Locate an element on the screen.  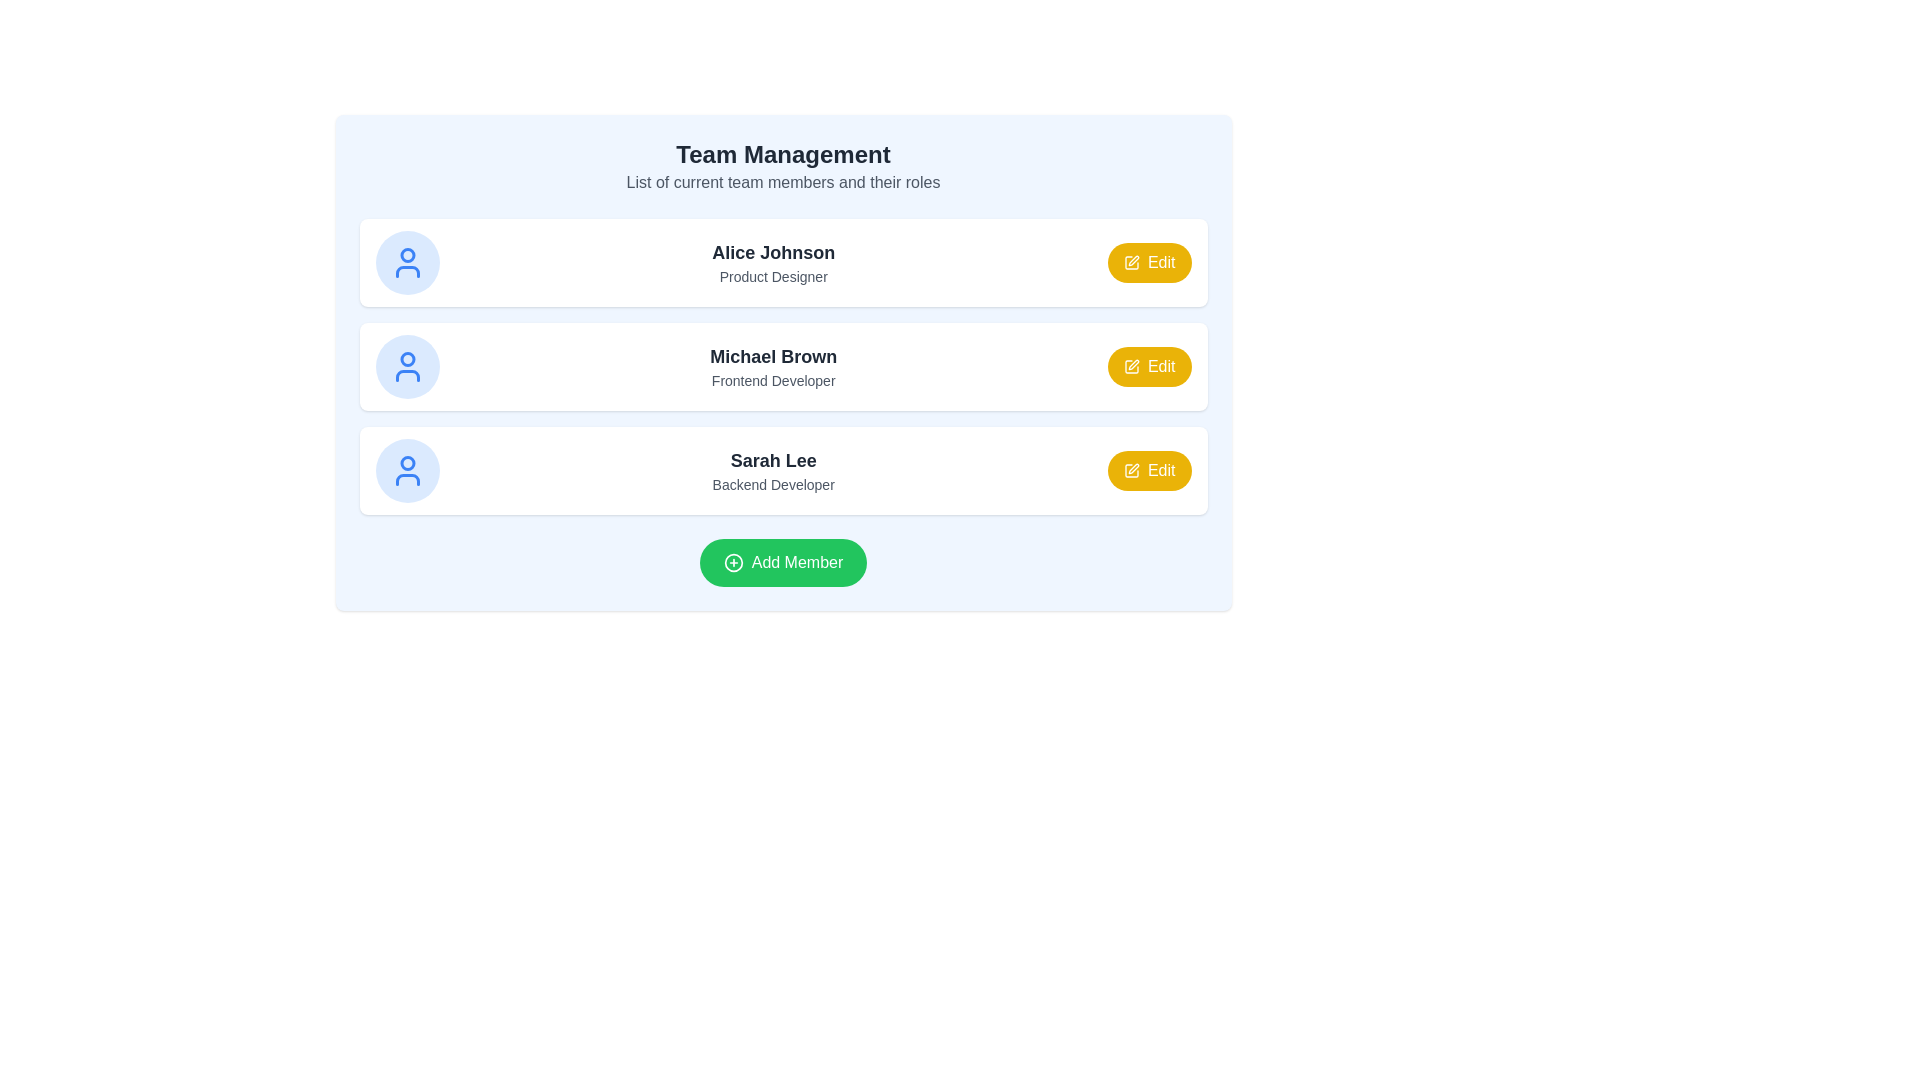
the text label displaying the name and role of the team member in the second row of the 'Team Management' list, located between the user avatar icon and the 'Edit' button is located at coordinates (772, 366).